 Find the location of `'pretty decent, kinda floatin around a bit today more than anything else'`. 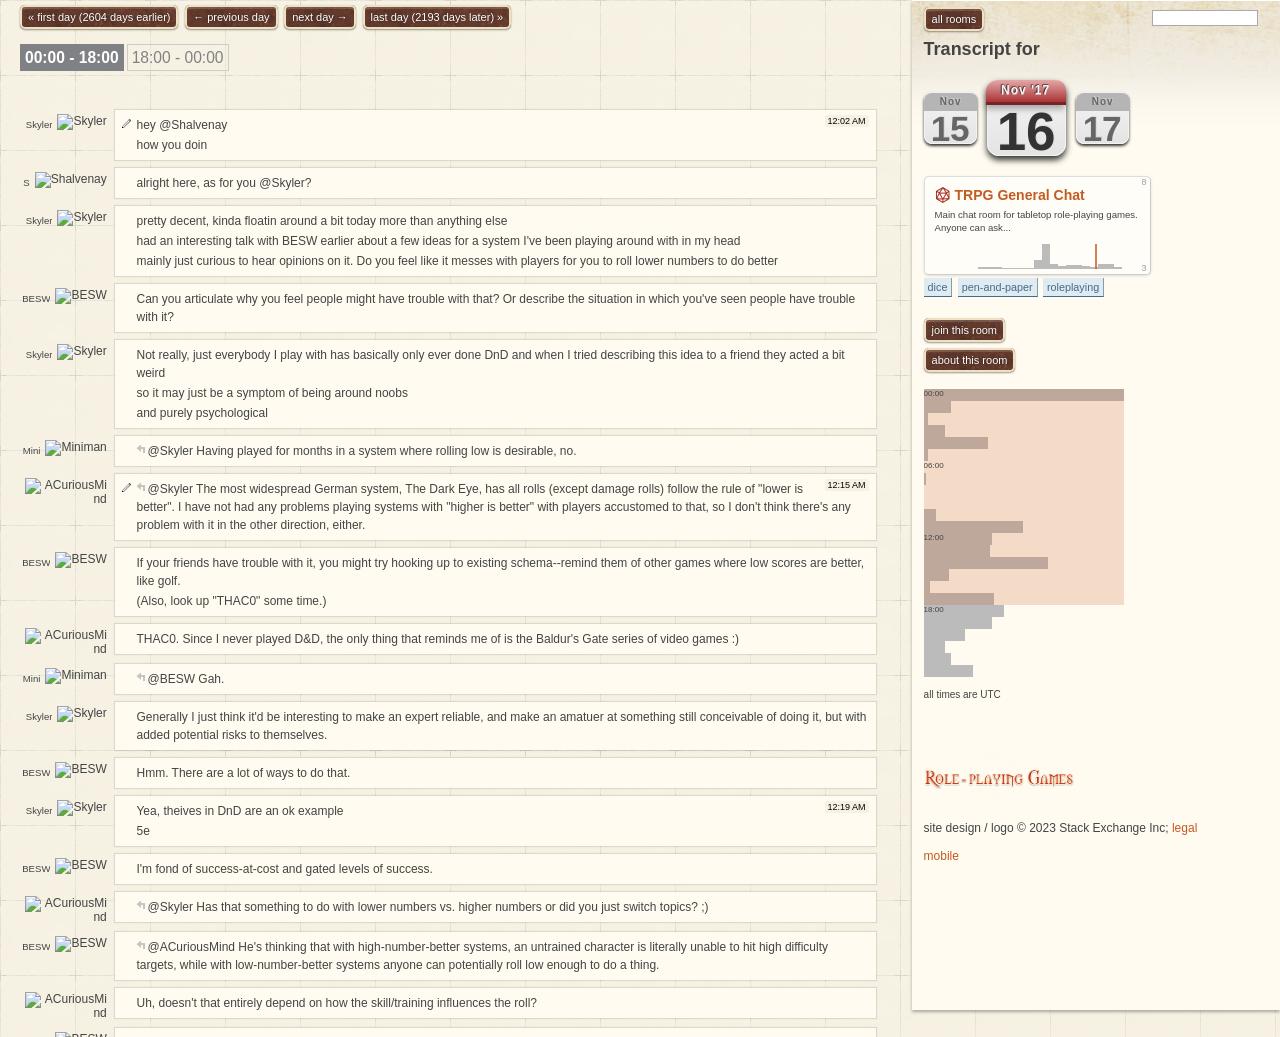

'pretty decent, kinda floatin around a bit today more than anything else' is located at coordinates (321, 219).